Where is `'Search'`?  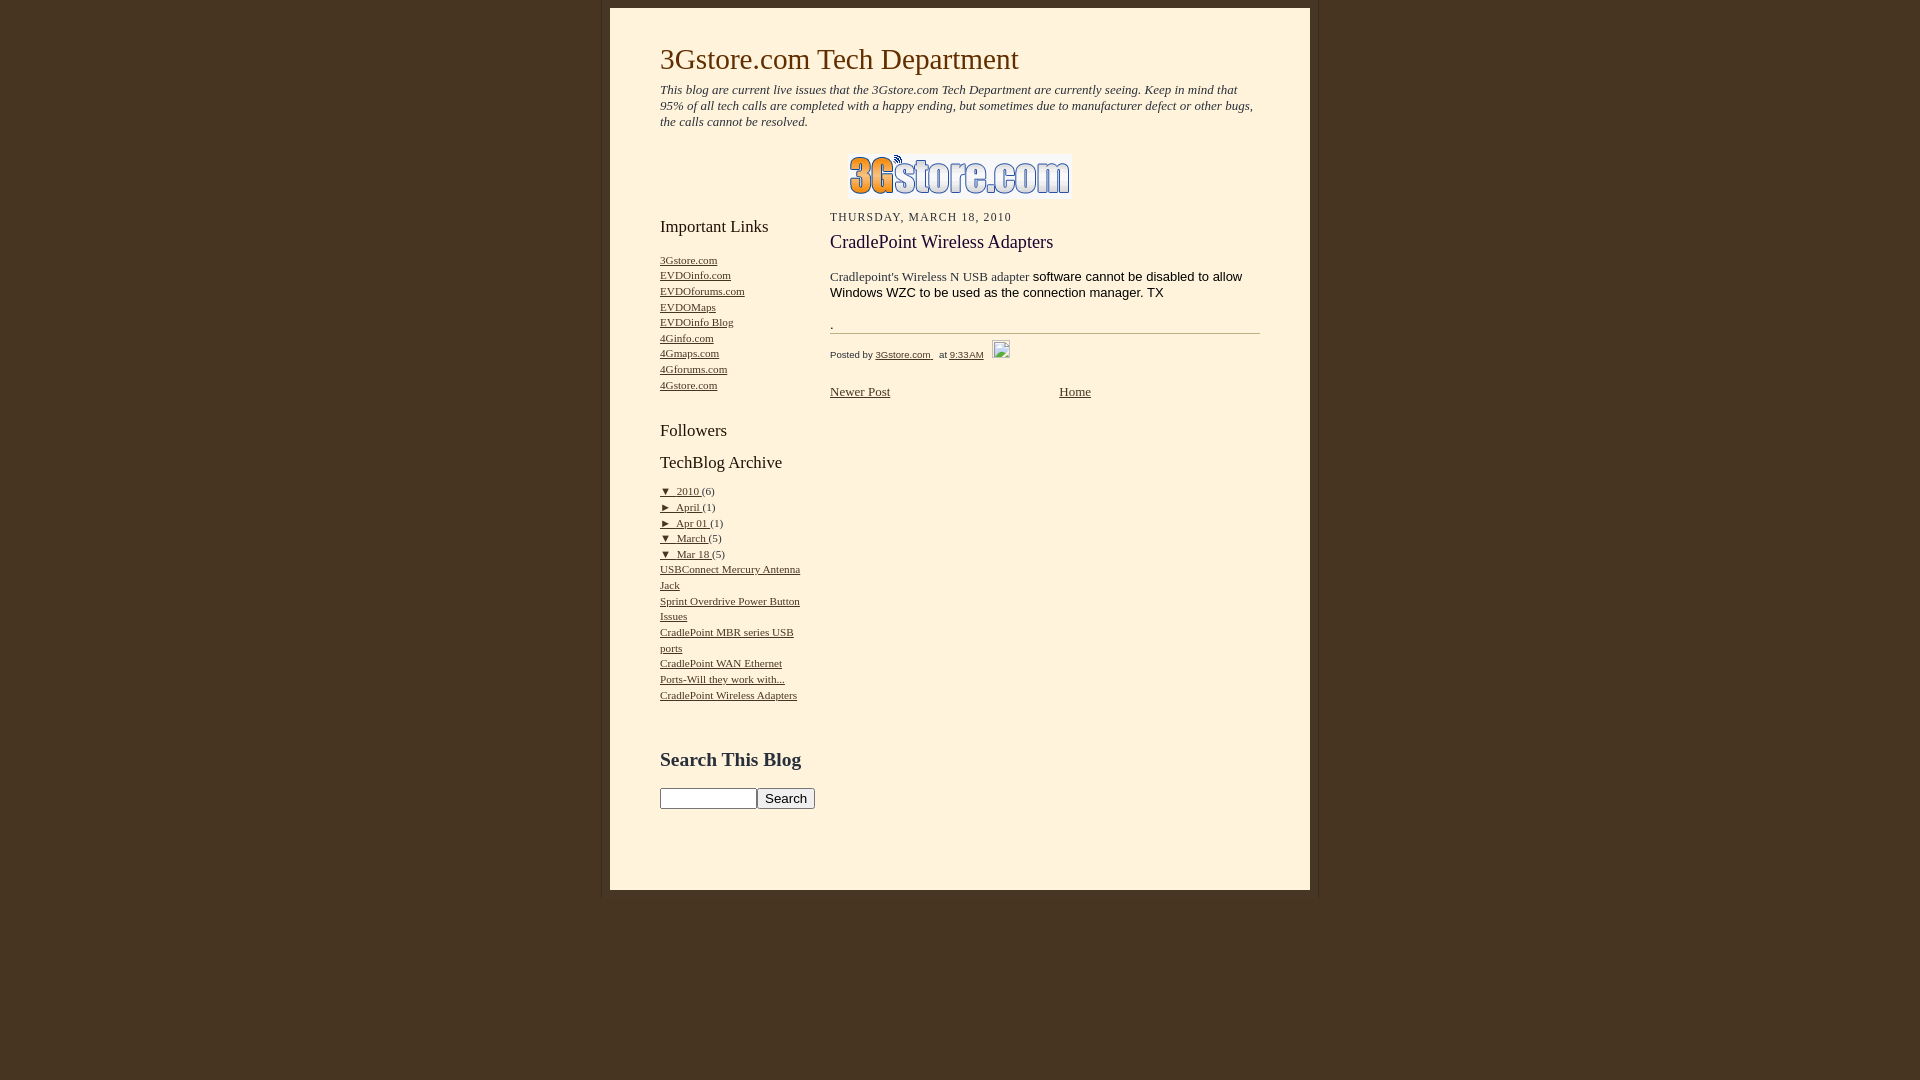 'Search' is located at coordinates (785, 797).